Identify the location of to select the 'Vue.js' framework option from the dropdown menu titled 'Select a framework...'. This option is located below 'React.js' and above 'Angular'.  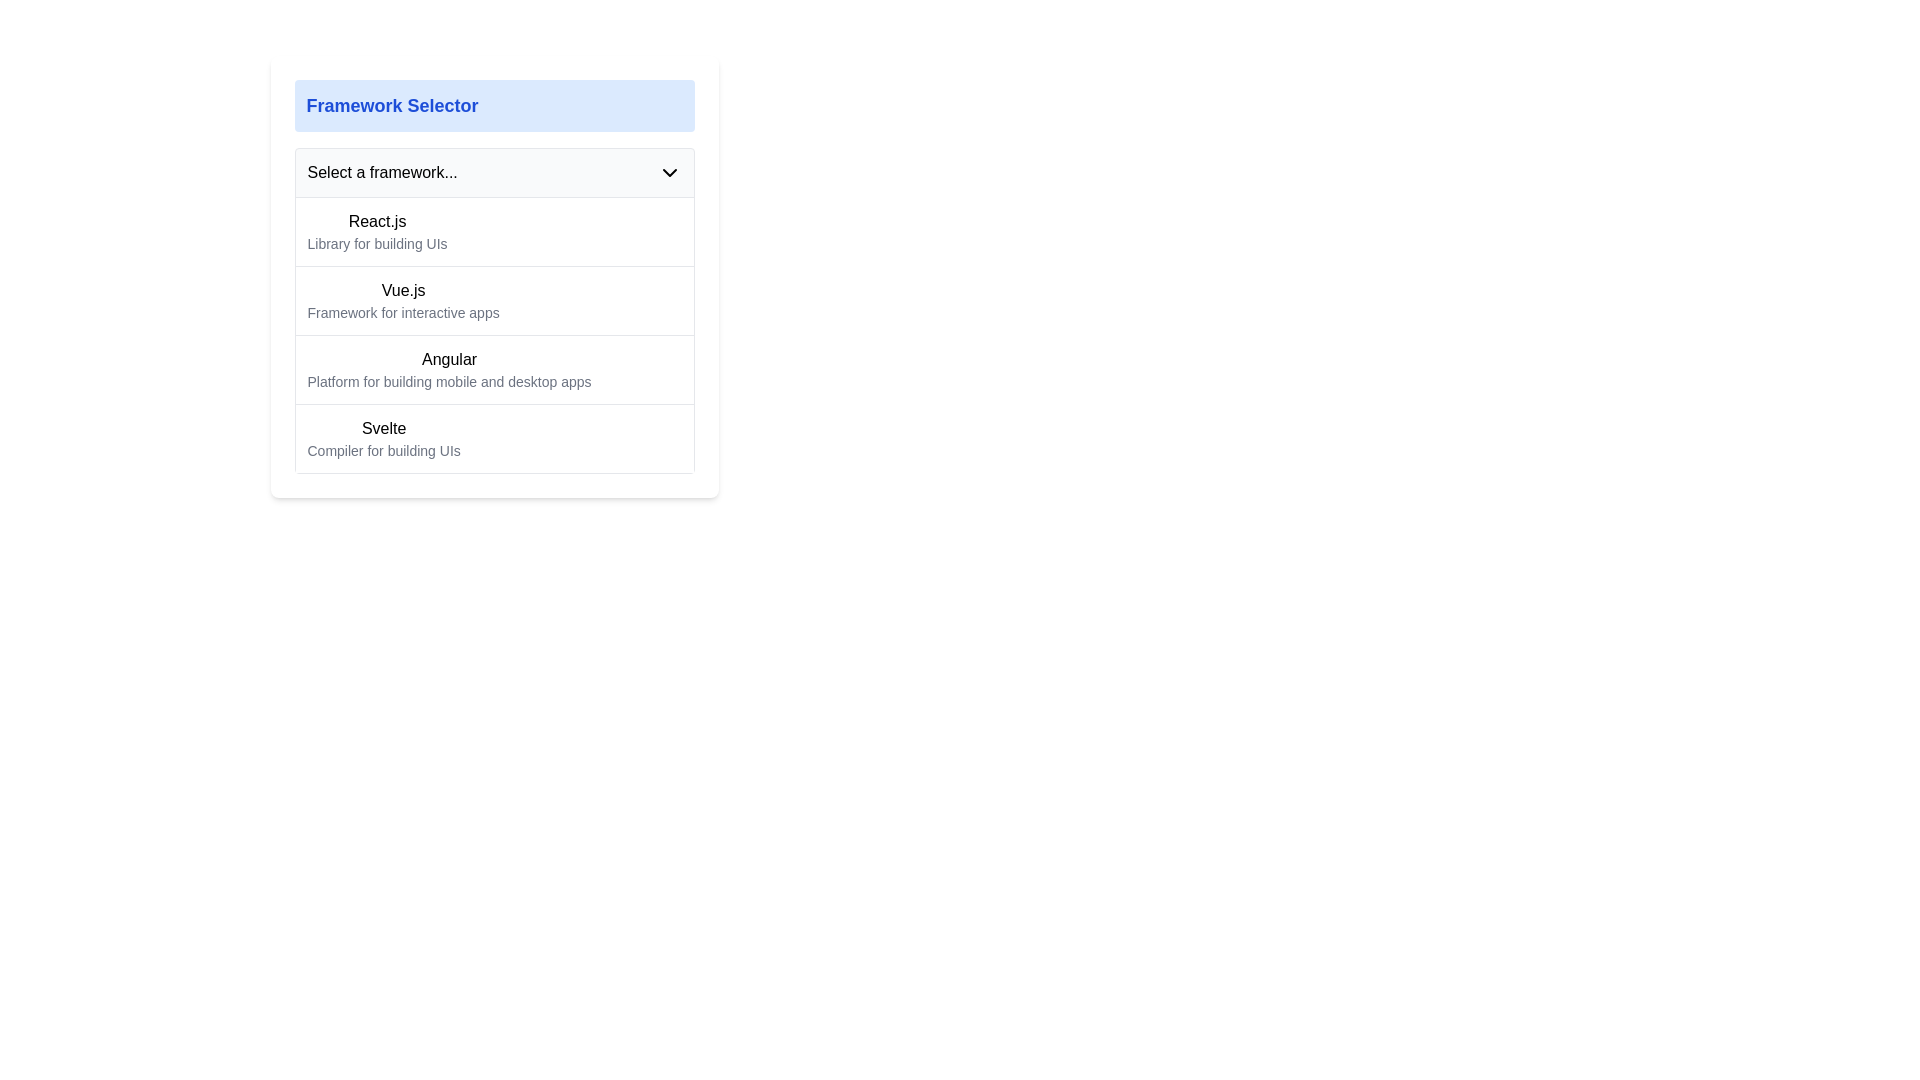
(494, 334).